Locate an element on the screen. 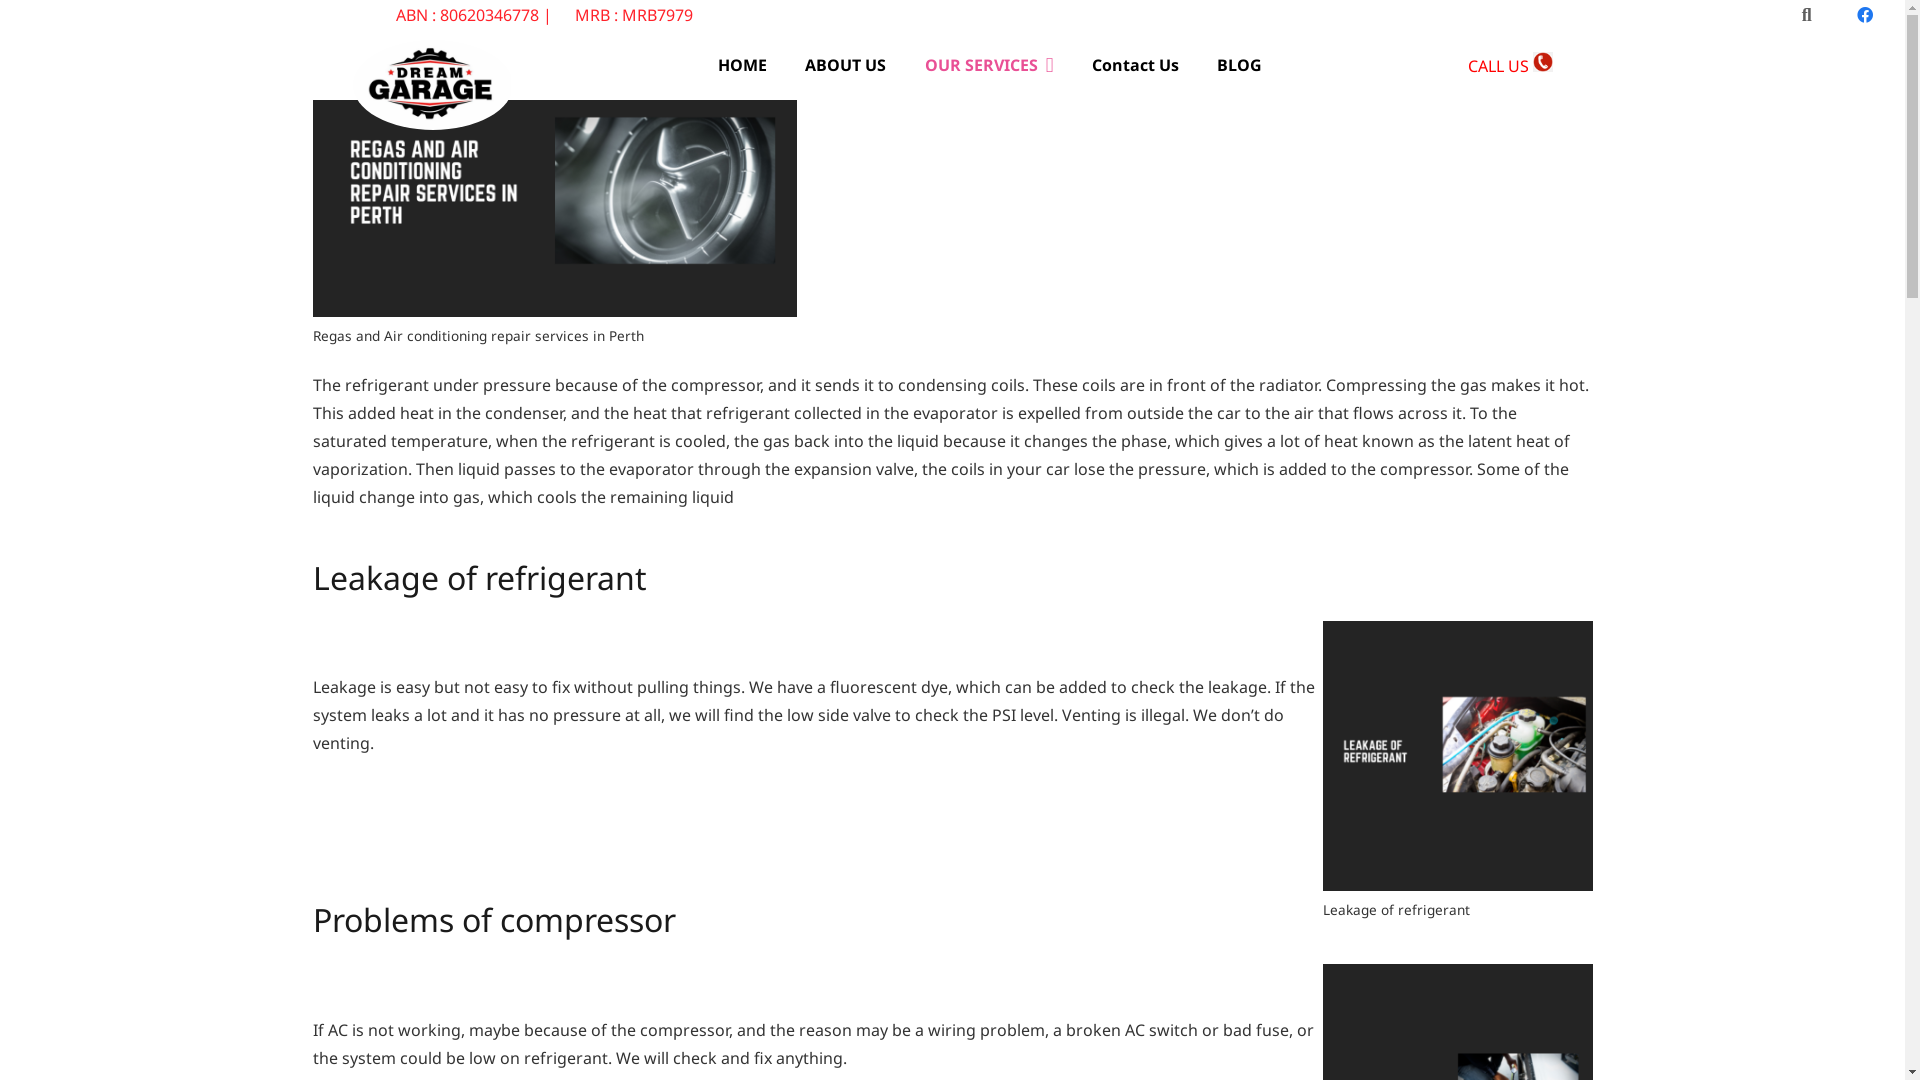  'Contact Us' is located at coordinates (1135, 64).